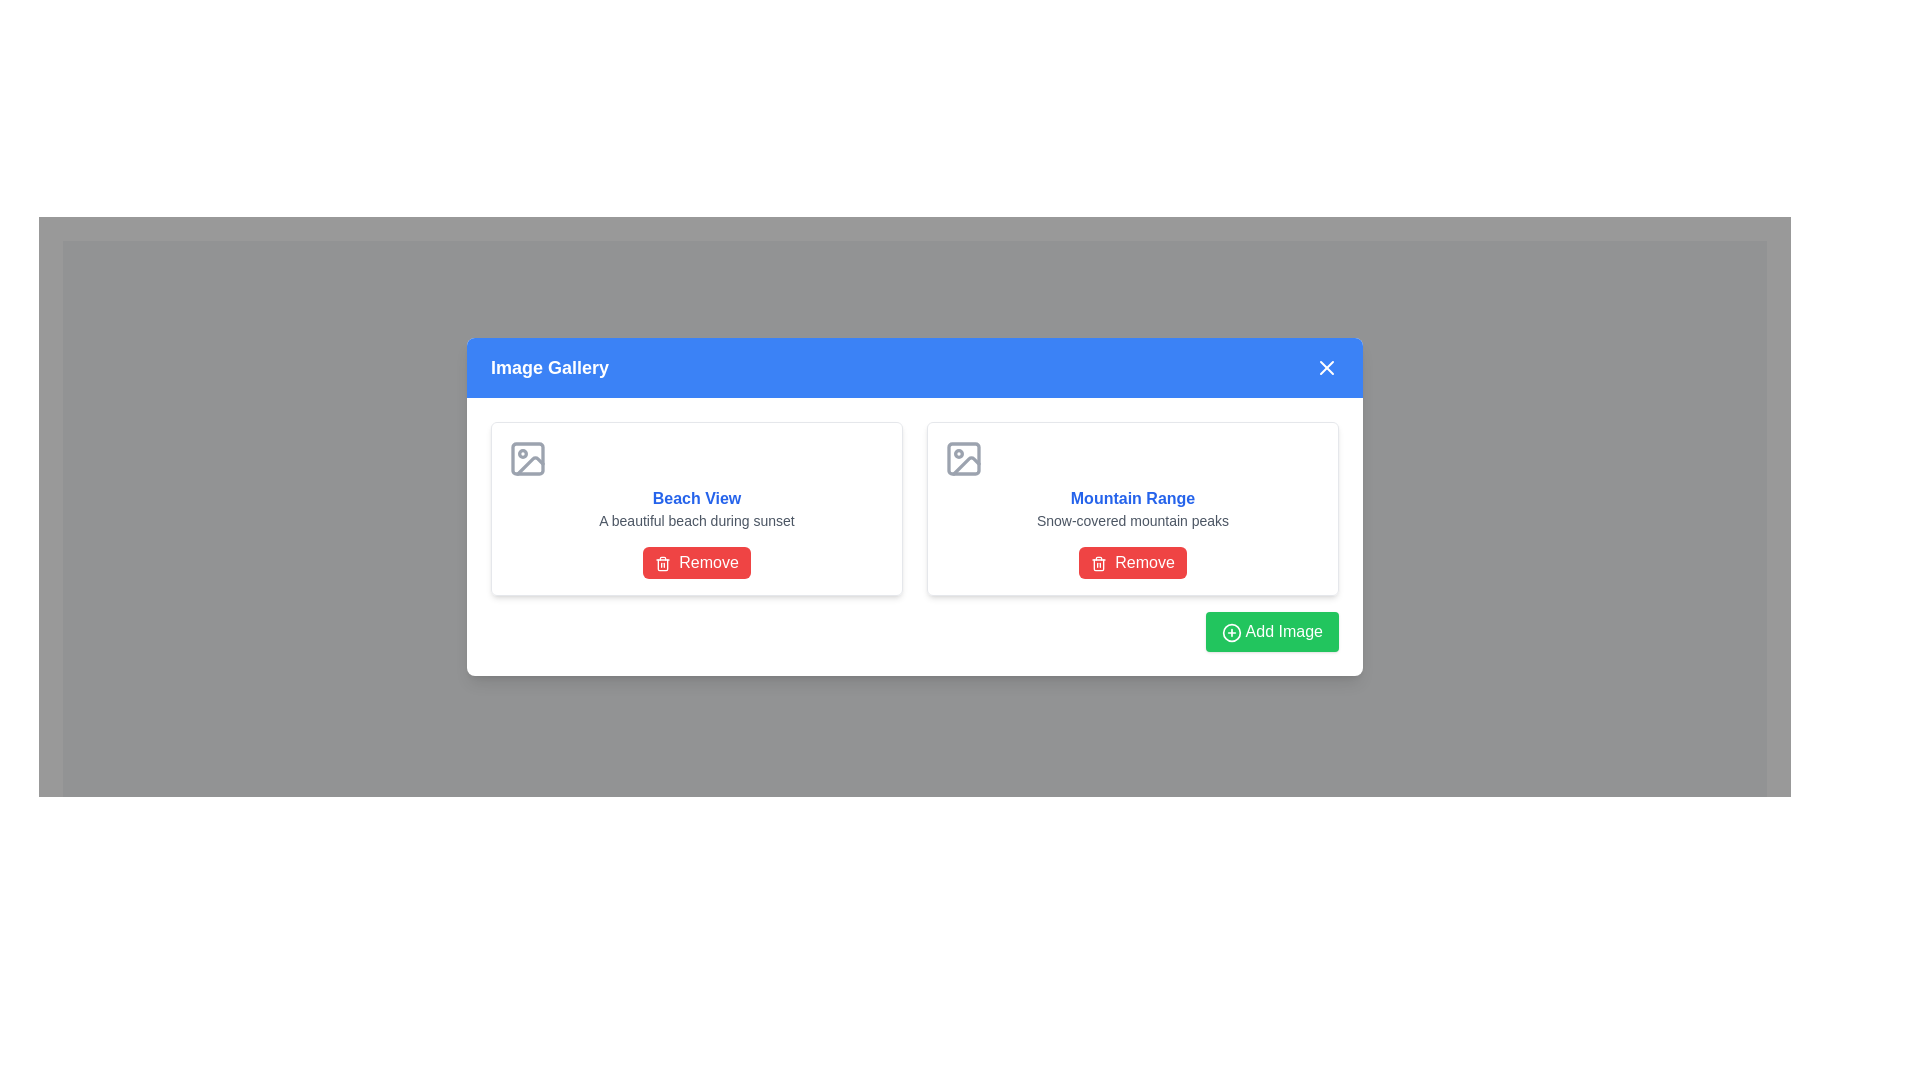  What do you see at coordinates (1326, 367) in the screenshot?
I see `the close button with an 'X' icon located at the top-right corner of the blue header bar in the modal` at bounding box center [1326, 367].